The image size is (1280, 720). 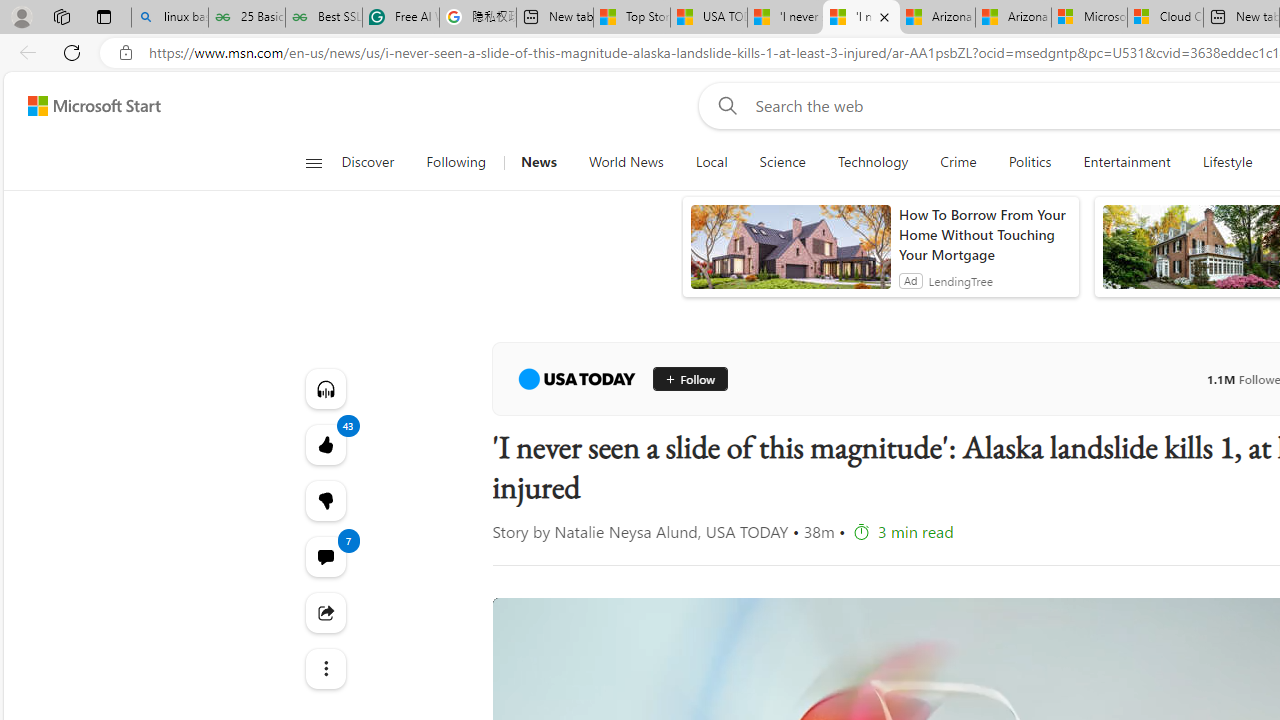 What do you see at coordinates (400, 17) in the screenshot?
I see `'Free AI Writing Assistance for Students | Grammarly'` at bounding box center [400, 17].